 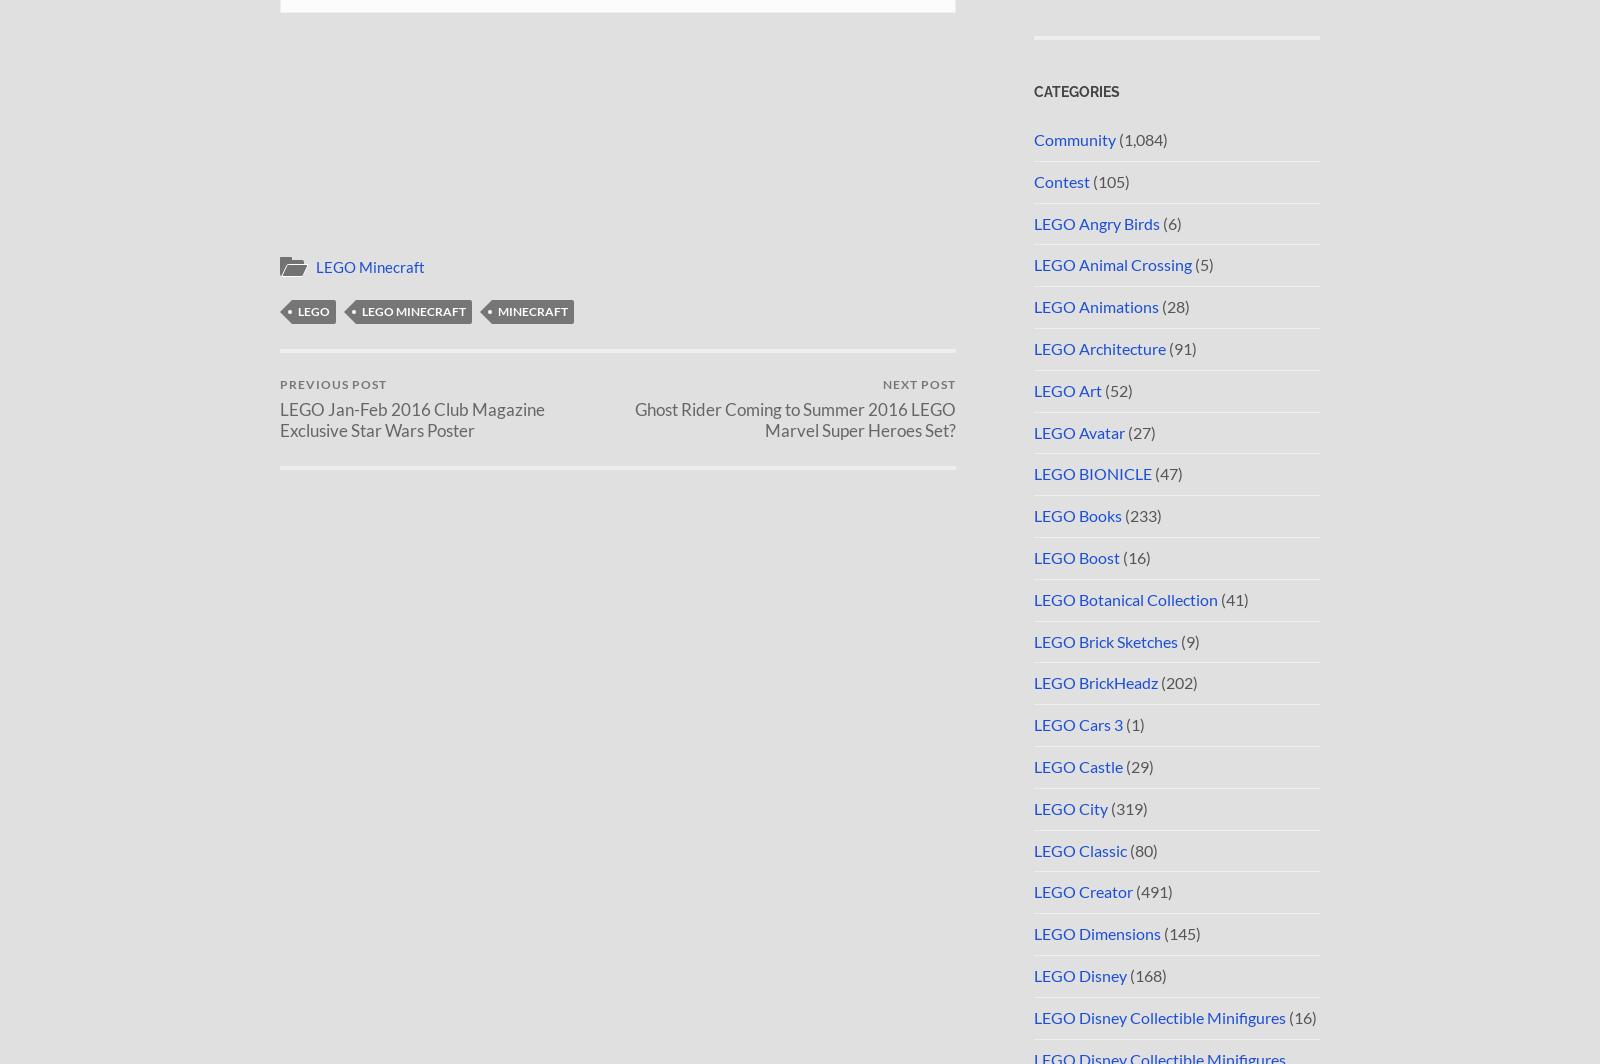 What do you see at coordinates (1140, 431) in the screenshot?
I see `'(27)'` at bounding box center [1140, 431].